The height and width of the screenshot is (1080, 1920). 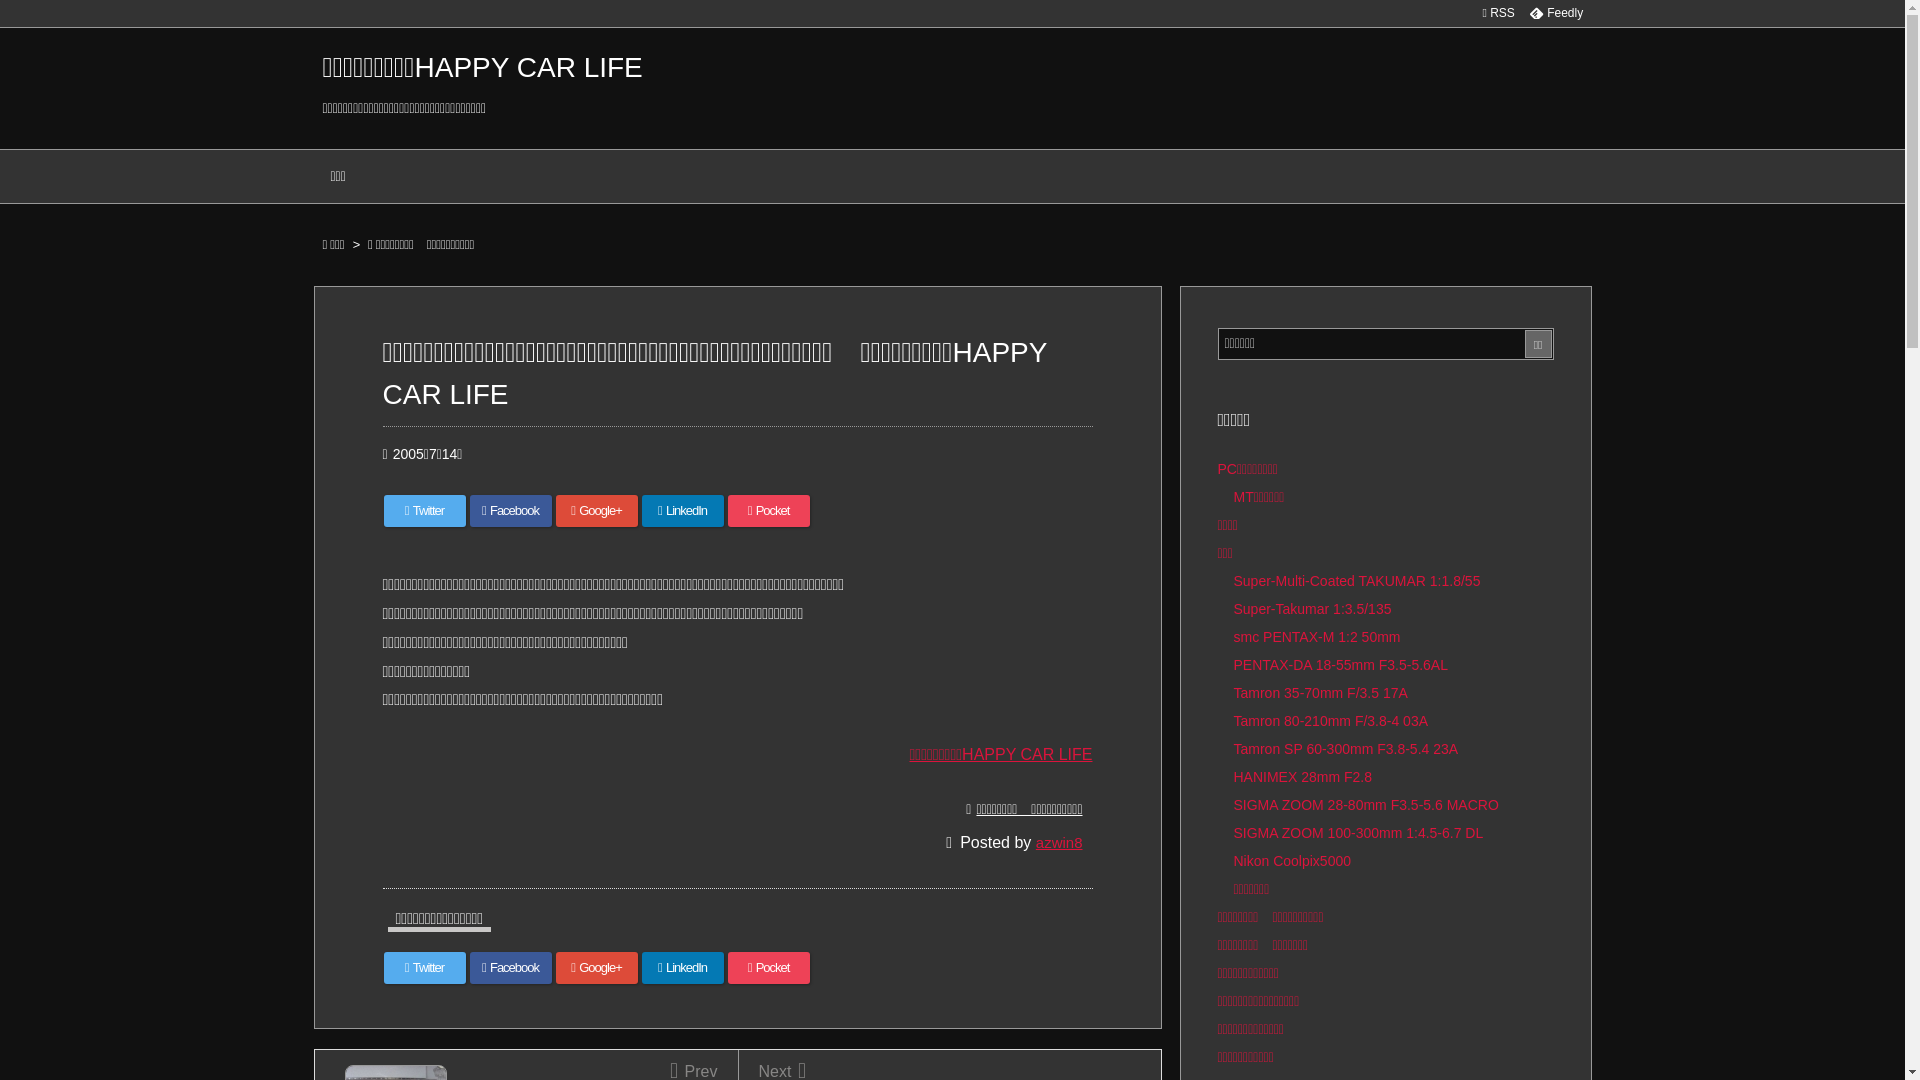 What do you see at coordinates (1317, 636) in the screenshot?
I see `'smc PENTAX-M 1:2 50mm'` at bounding box center [1317, 636].